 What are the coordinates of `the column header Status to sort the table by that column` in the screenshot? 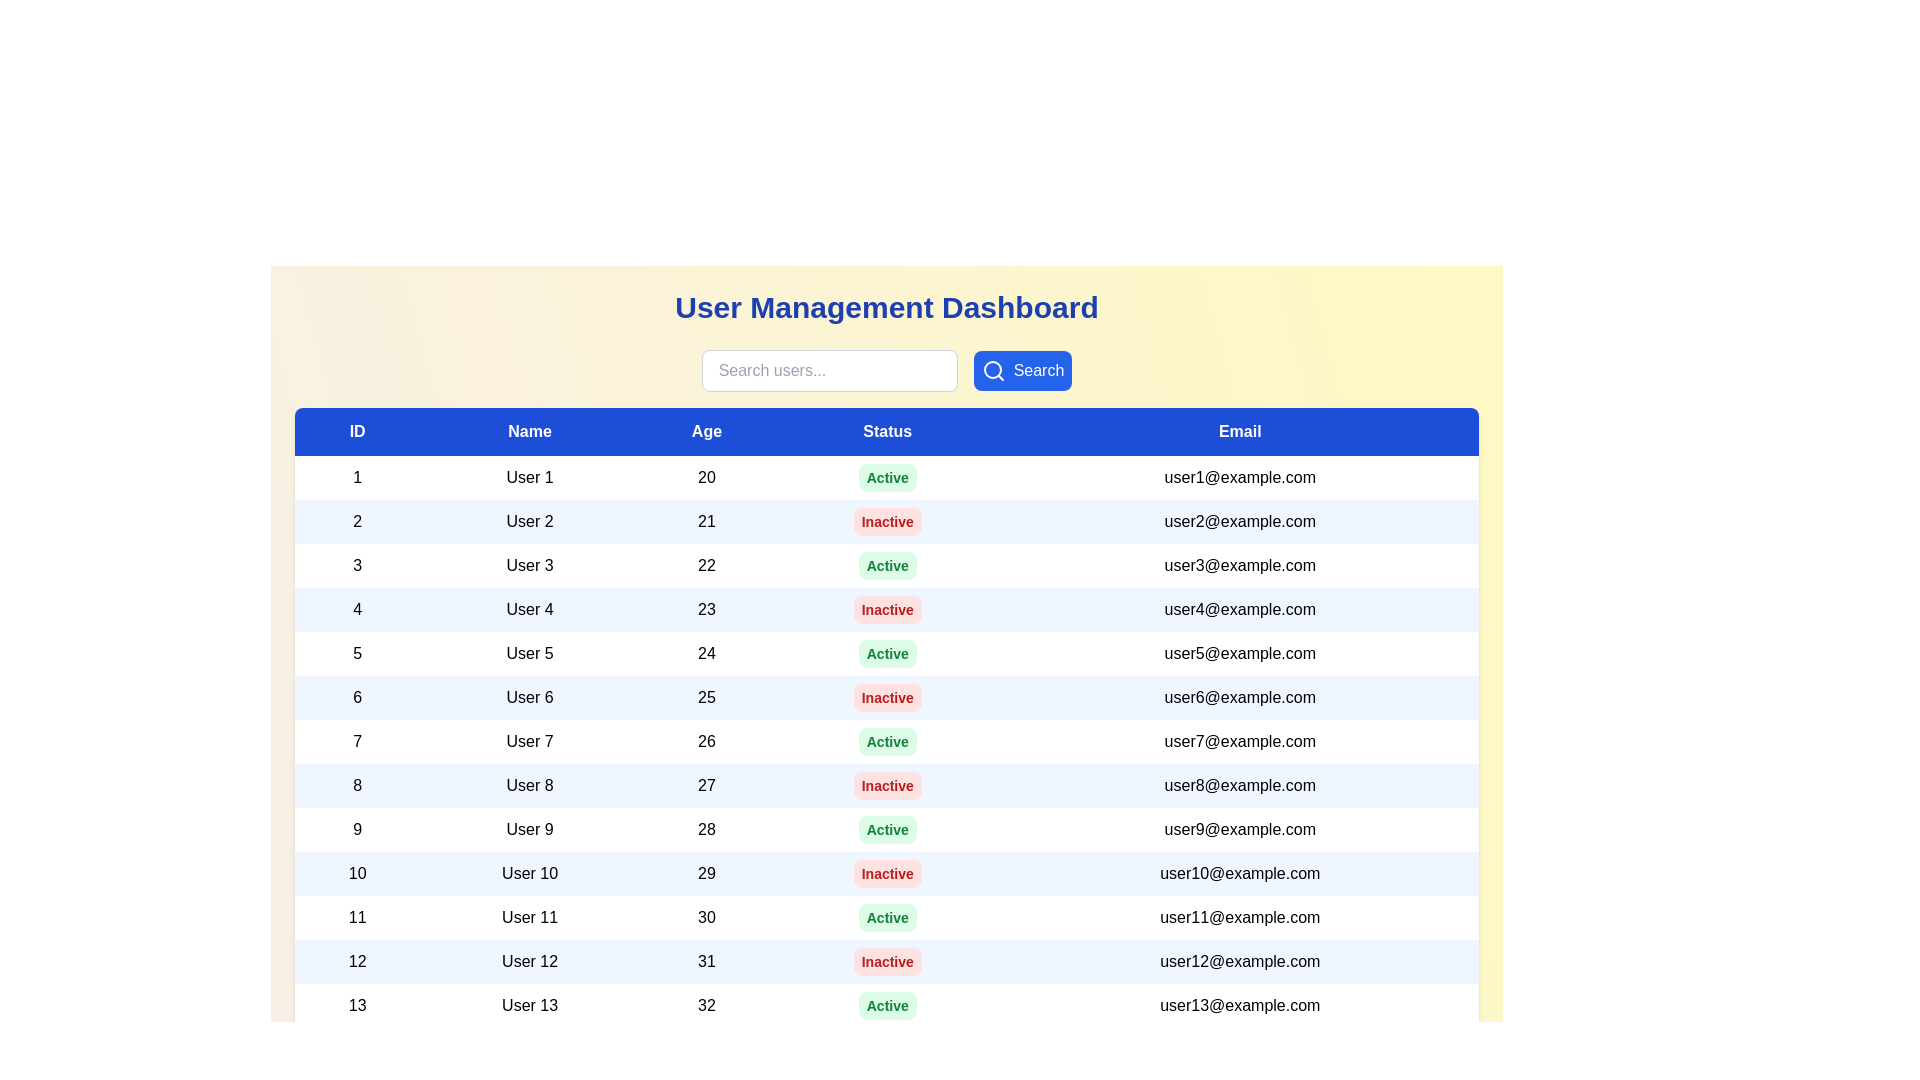 It's located at (886, 431).